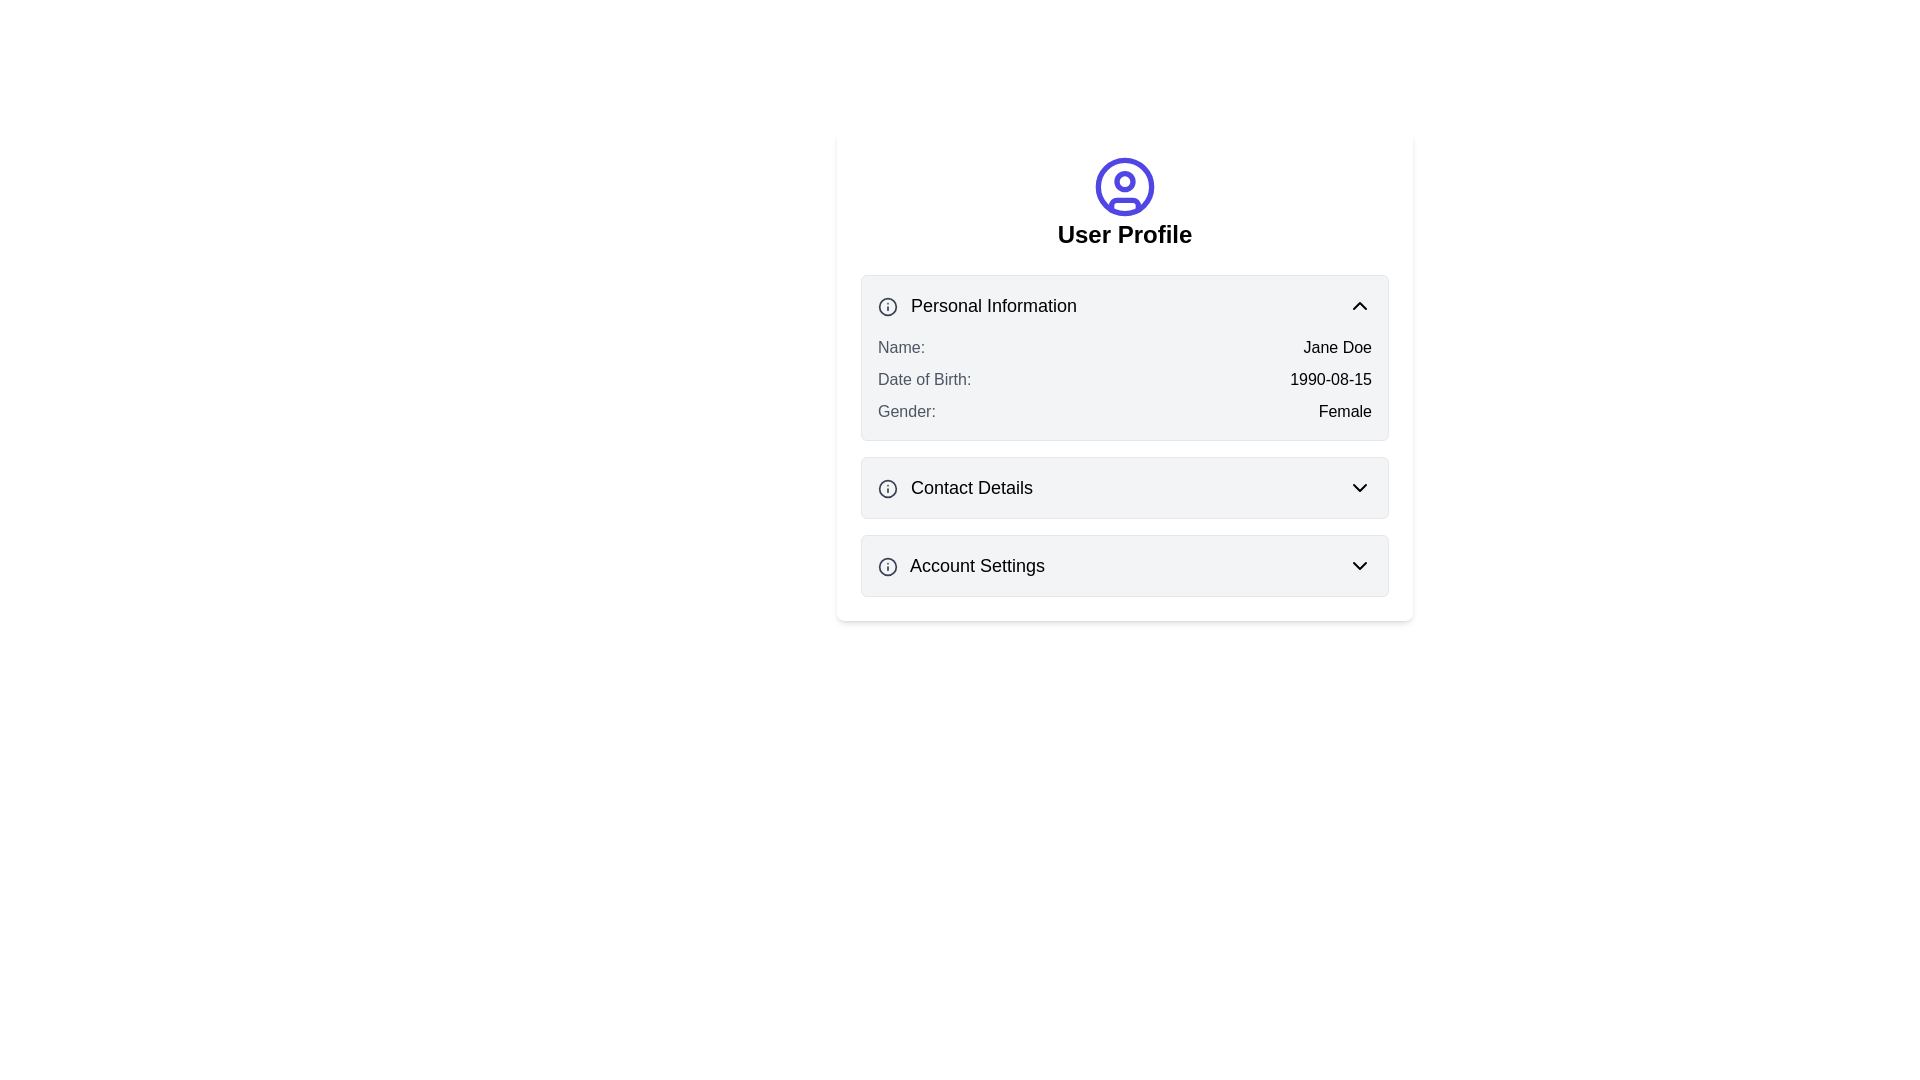 Image resolution: width=1920 pixels, height=1080 pixels. I want to click on the user's name display row labeled 'Name:' which is the first item in the 'Personal Information' group, positioned above 'Date of Birth' and 'Gender', so click(1124, 346).